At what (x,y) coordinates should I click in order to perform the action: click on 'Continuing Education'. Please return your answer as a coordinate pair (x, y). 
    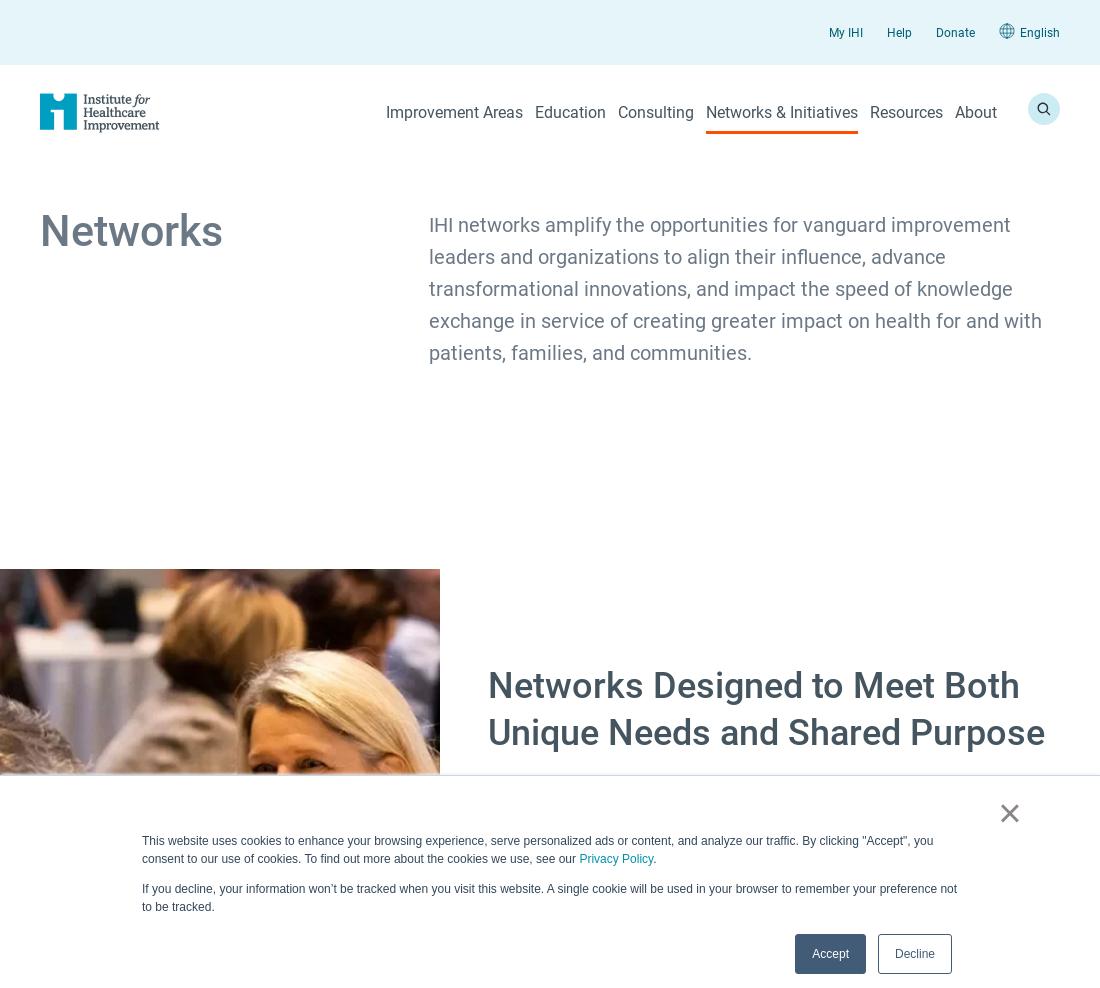
    Looking at the image, I should click on (451, 482).